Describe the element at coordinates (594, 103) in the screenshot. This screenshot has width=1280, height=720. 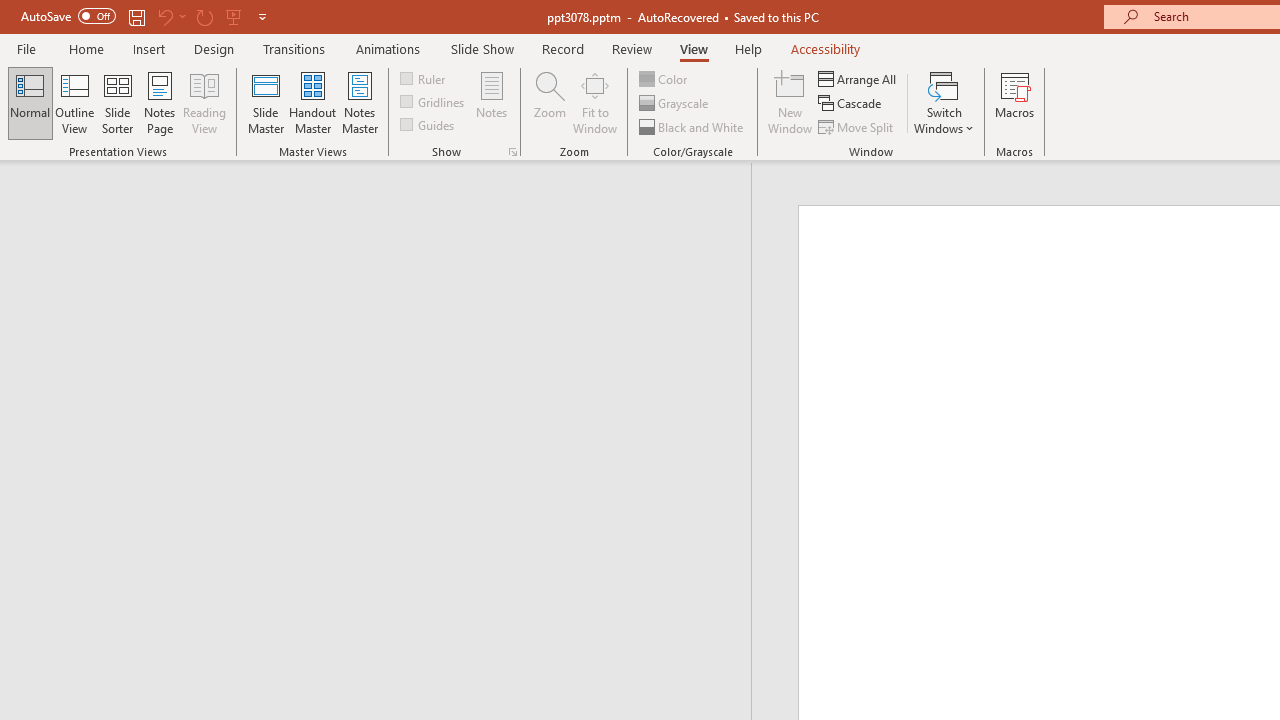
I see `'Fit to Window'` at that location.